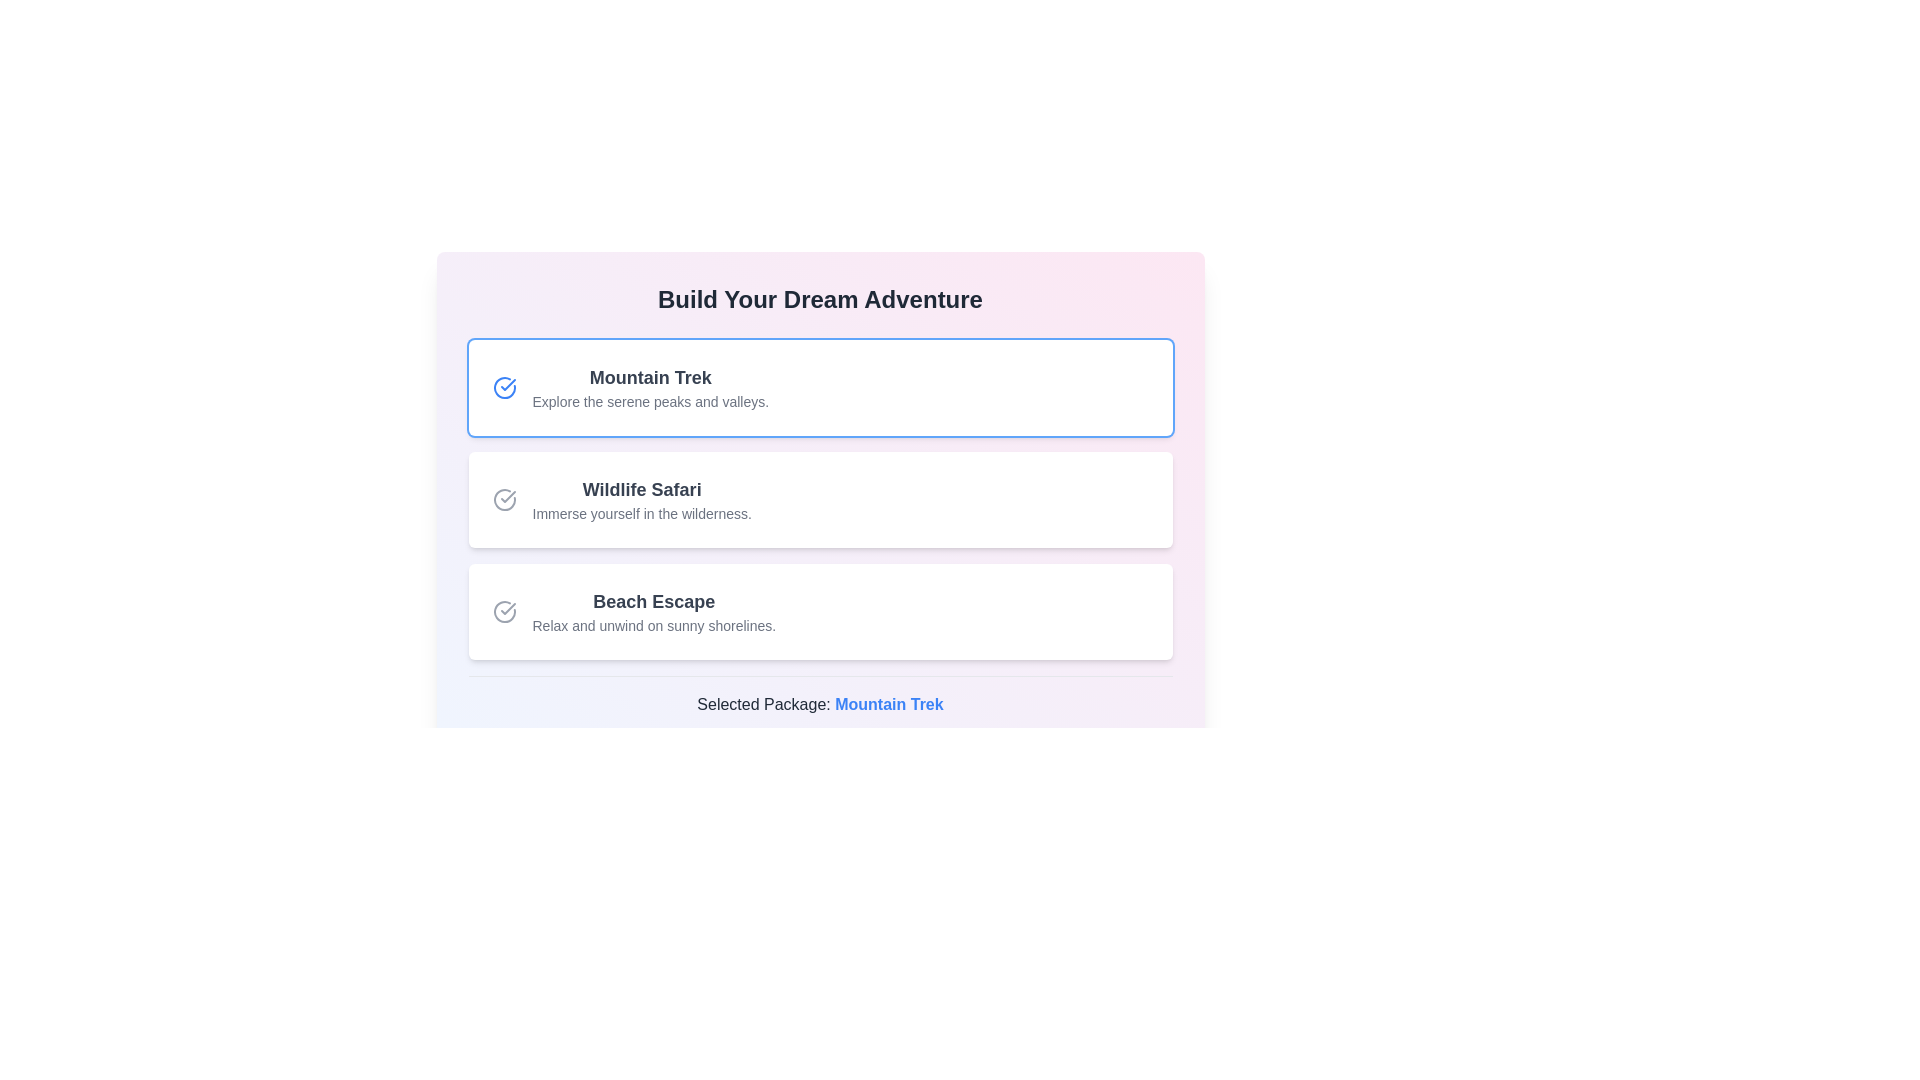 The height and width of the screenshot is (1080, 1920). I want to click on the informational title and description text block for the 'Mountain Trek' package, located at the top of the options list under 'Build Your Dream Adventure.', so click(650, 388).